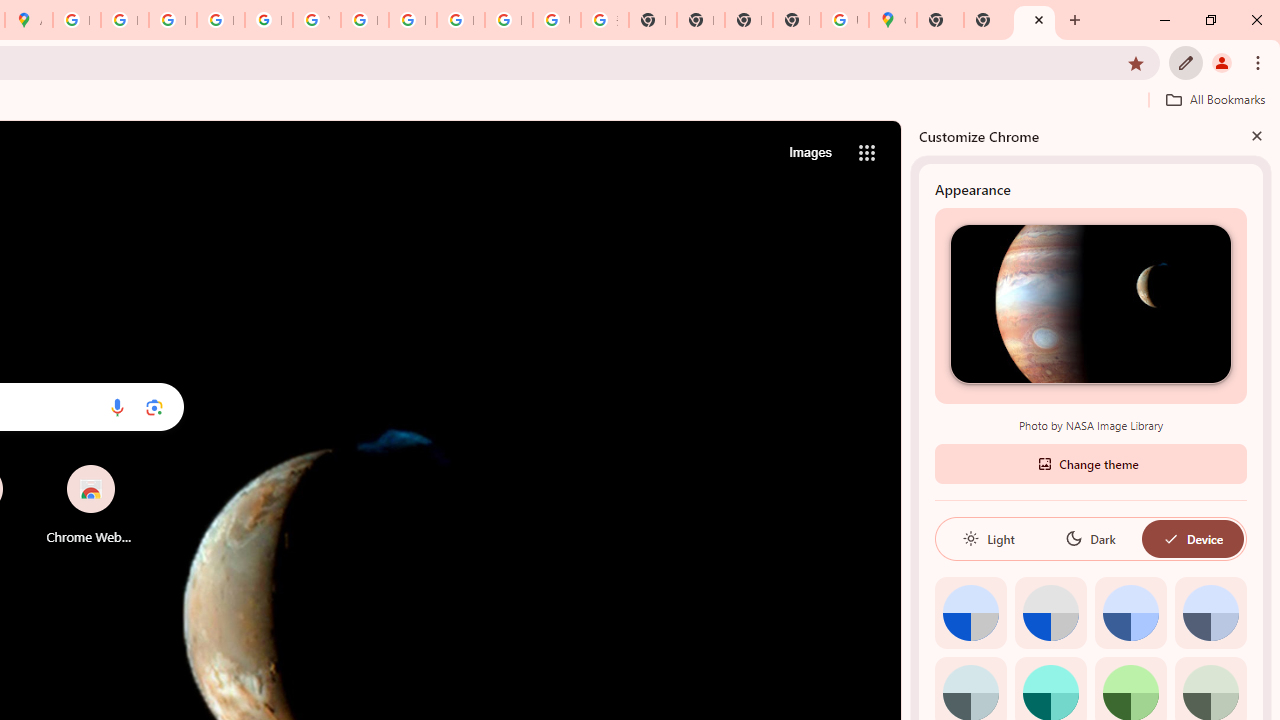 The image size is (1280, 720). I want to click on 'Chrome Web Store', so click(89, 504).